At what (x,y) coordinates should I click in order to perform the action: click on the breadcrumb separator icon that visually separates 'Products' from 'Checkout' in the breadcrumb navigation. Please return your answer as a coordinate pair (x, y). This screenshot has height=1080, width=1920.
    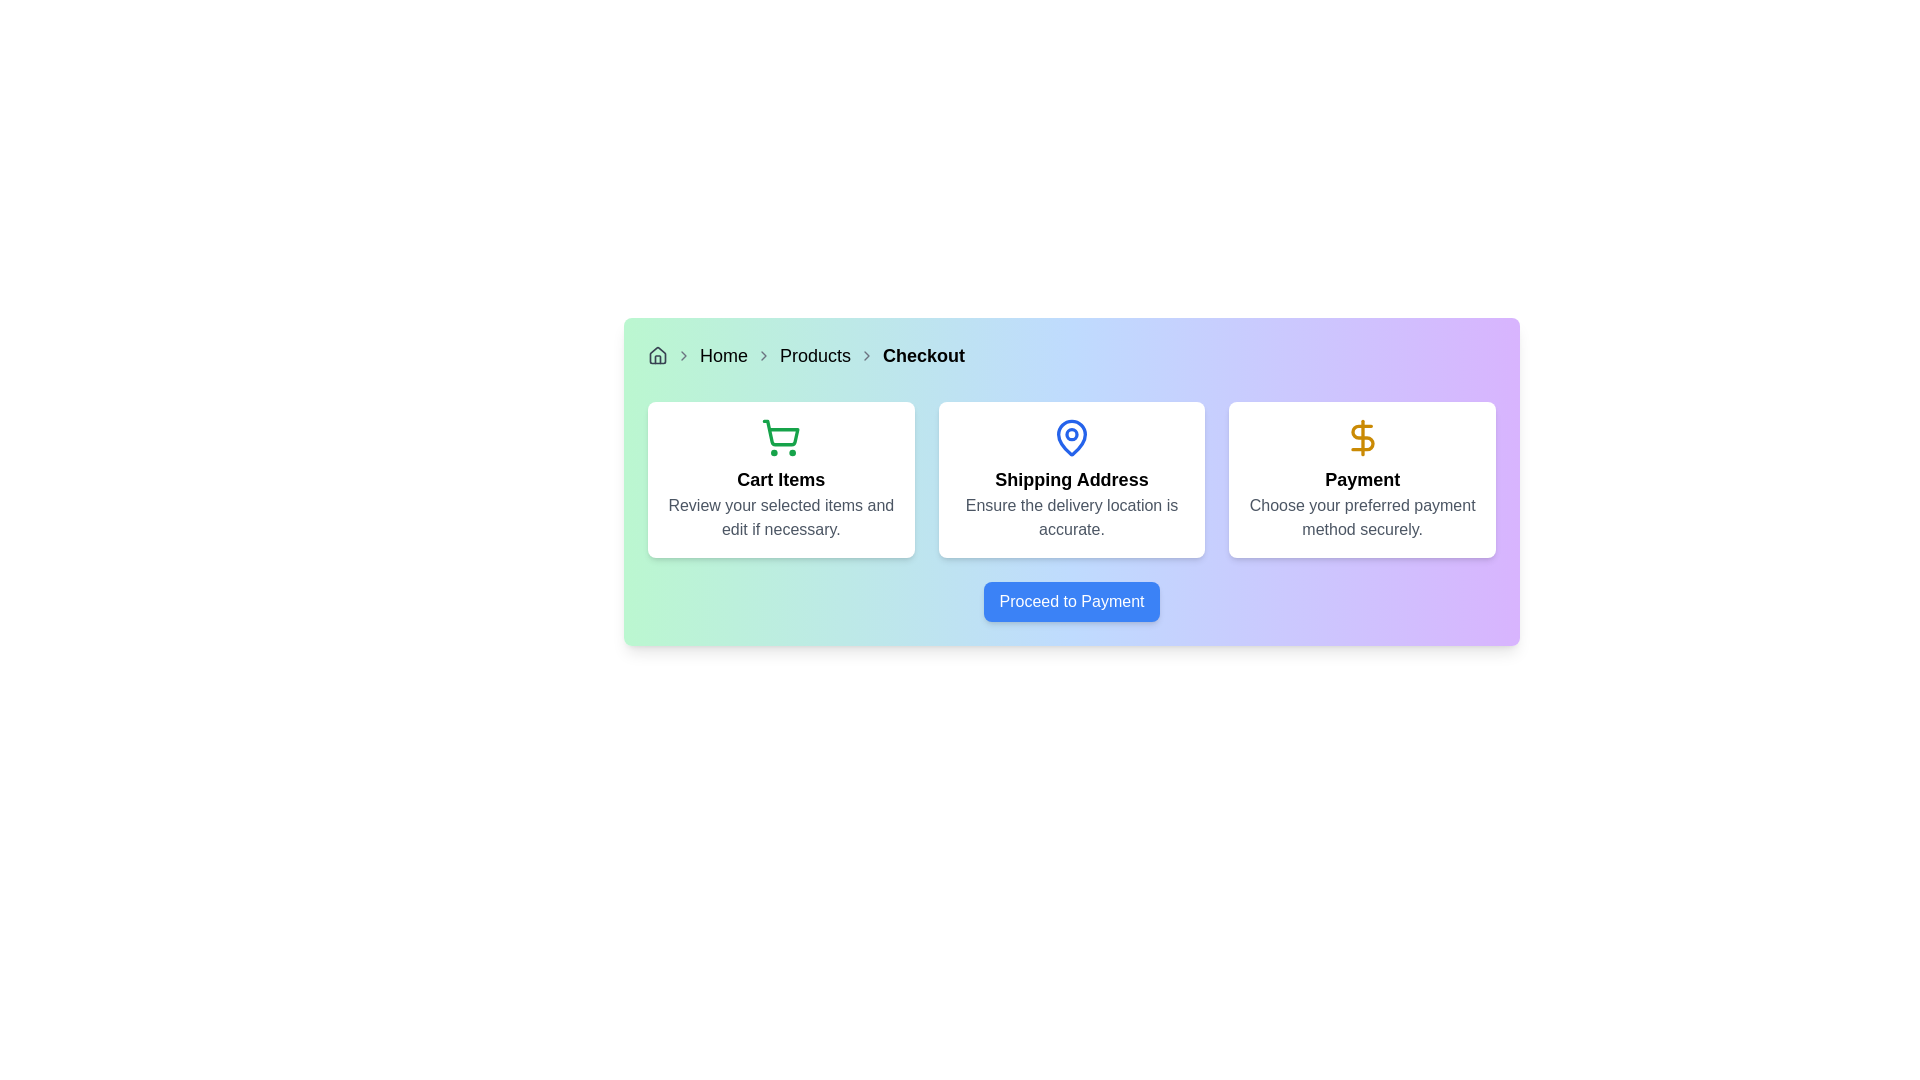
    Looking at the image, I should click on (867, 354).